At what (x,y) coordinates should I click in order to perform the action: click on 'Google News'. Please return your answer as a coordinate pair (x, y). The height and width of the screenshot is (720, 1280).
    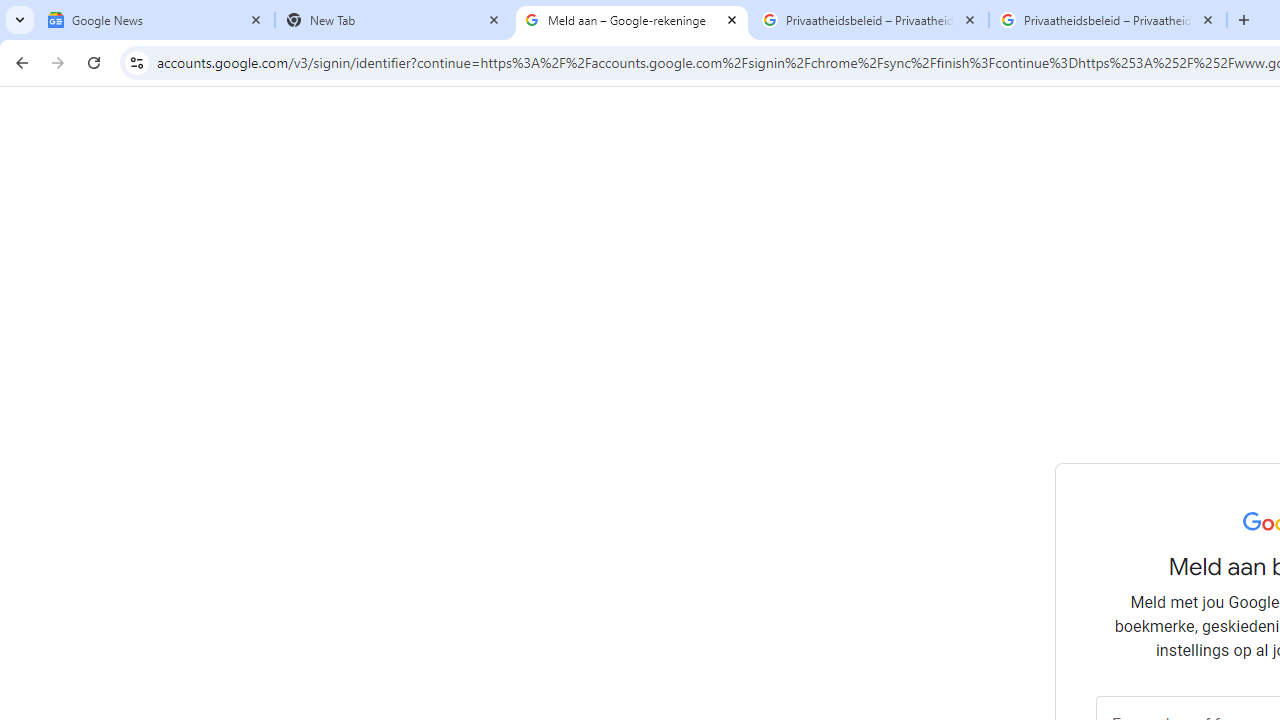
    Looking at the image, I should click on (155, 20).